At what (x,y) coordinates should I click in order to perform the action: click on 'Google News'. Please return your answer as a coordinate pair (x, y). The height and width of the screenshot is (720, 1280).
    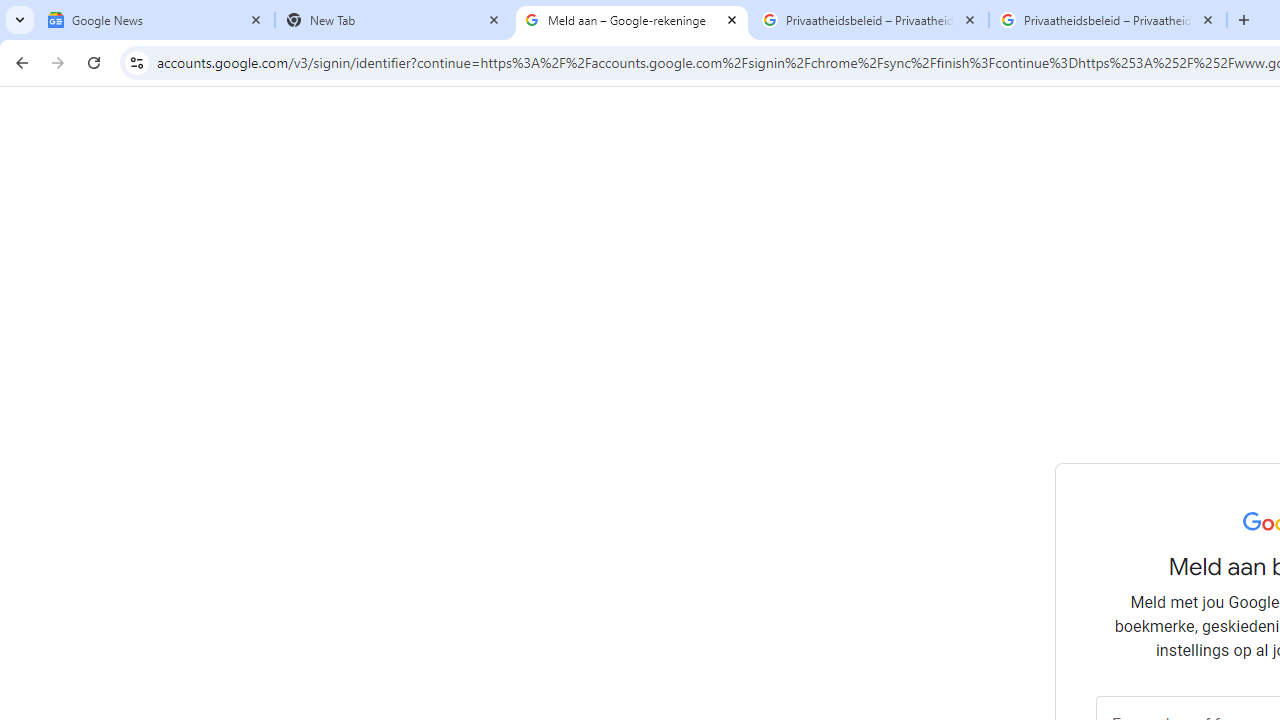
    Looking at the image, I should click on (155, 20).